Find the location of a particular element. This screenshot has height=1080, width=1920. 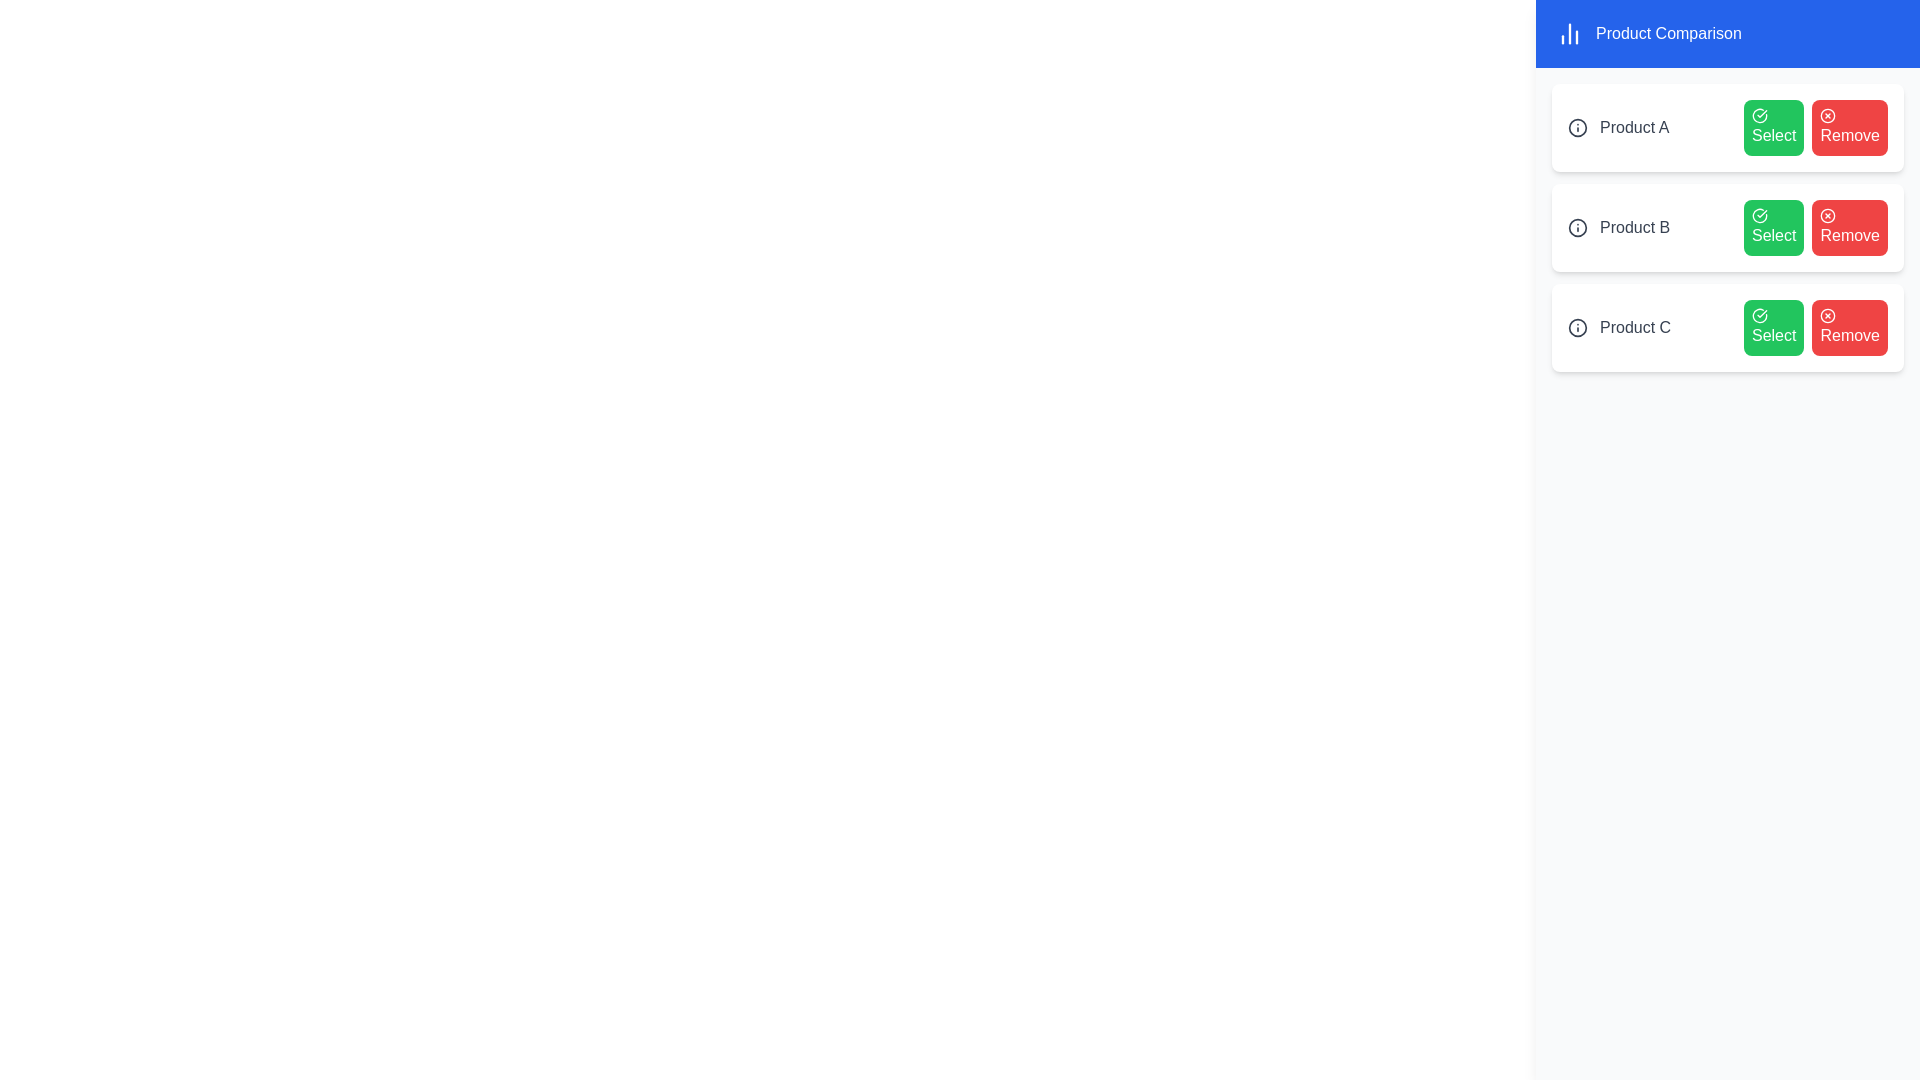

the information icon next to Product C is located at coordinates (1577, 326).